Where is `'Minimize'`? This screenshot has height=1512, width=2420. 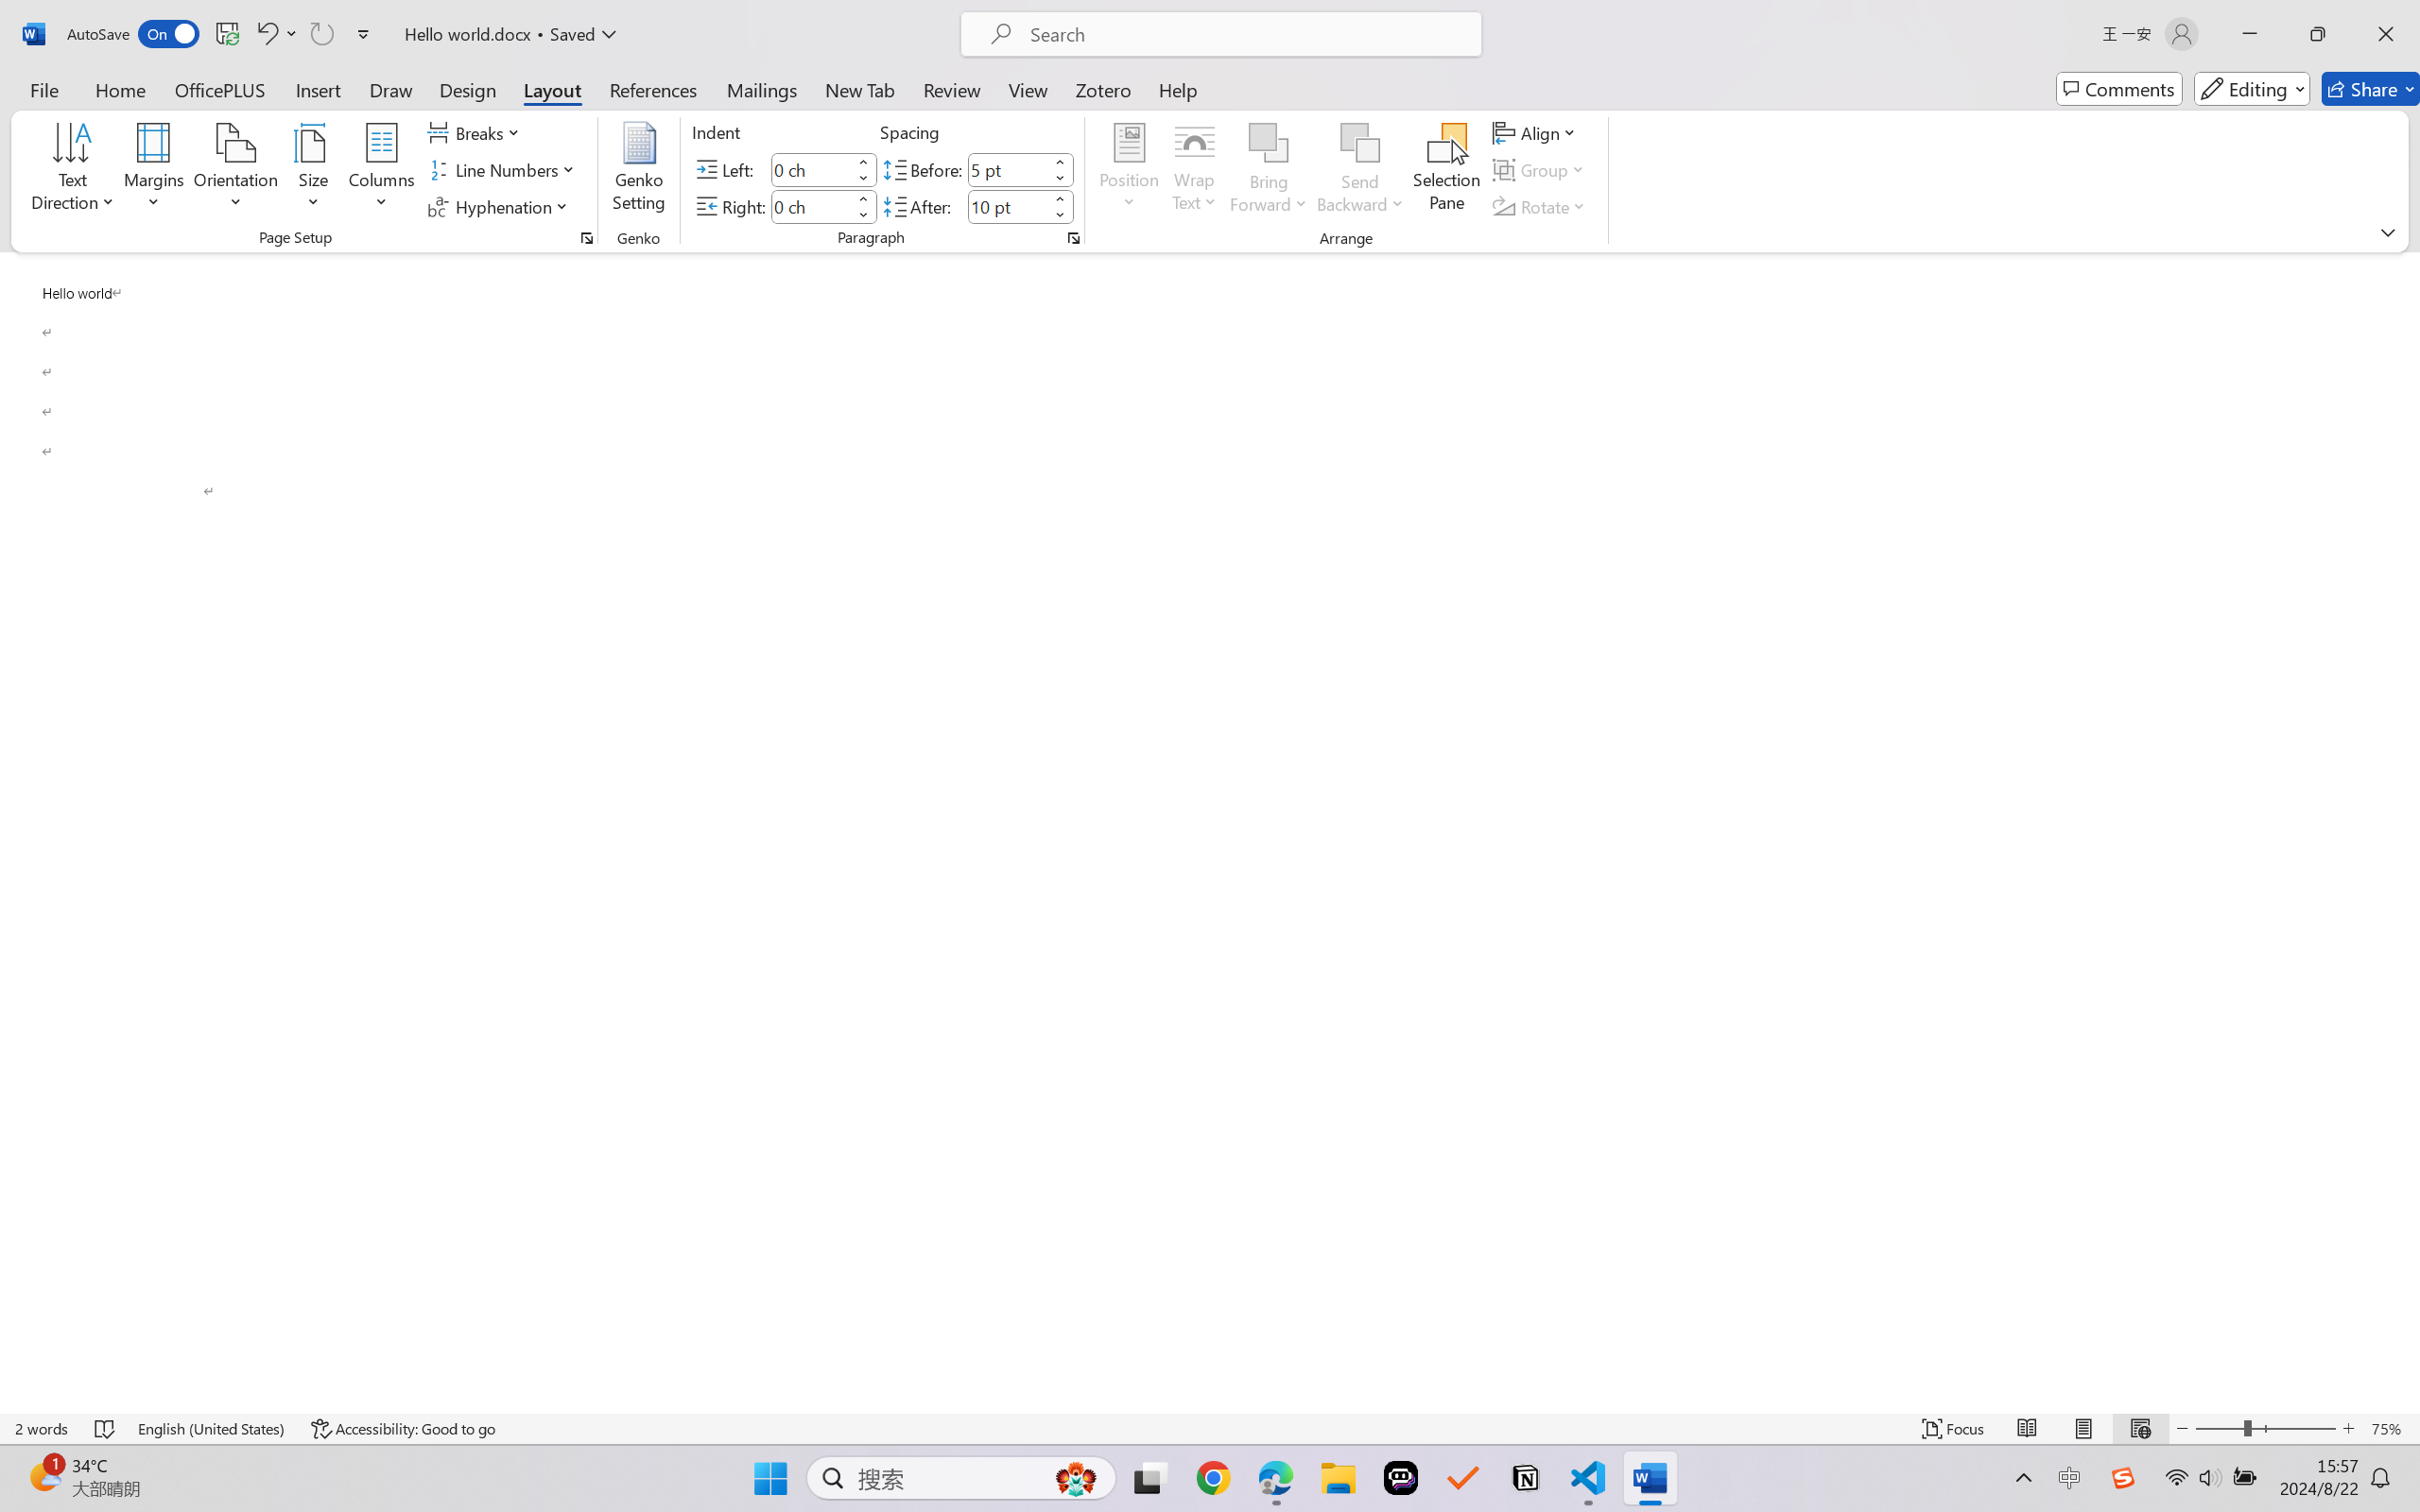 'Minimize' is located at coordinates (2250, 33).